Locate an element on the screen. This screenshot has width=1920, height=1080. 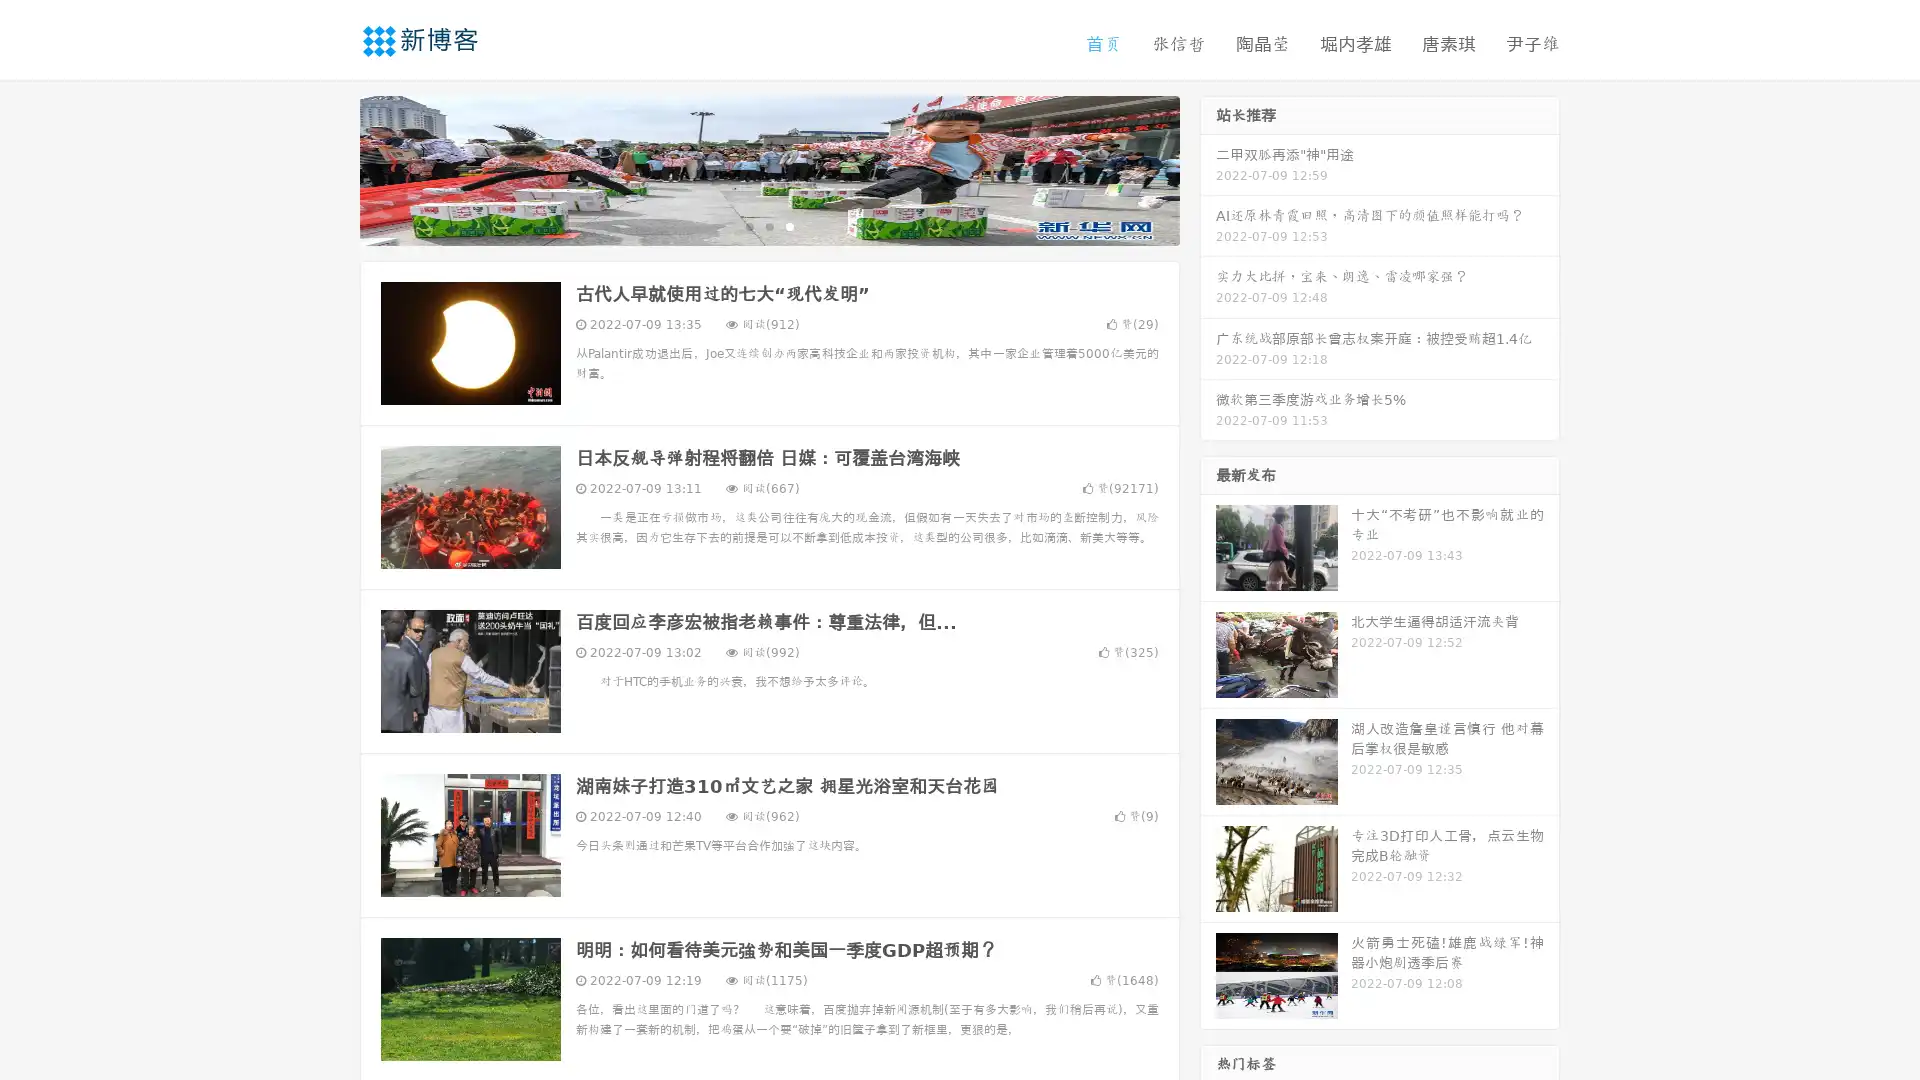
Next slide is located at coordinates (1208, 168).